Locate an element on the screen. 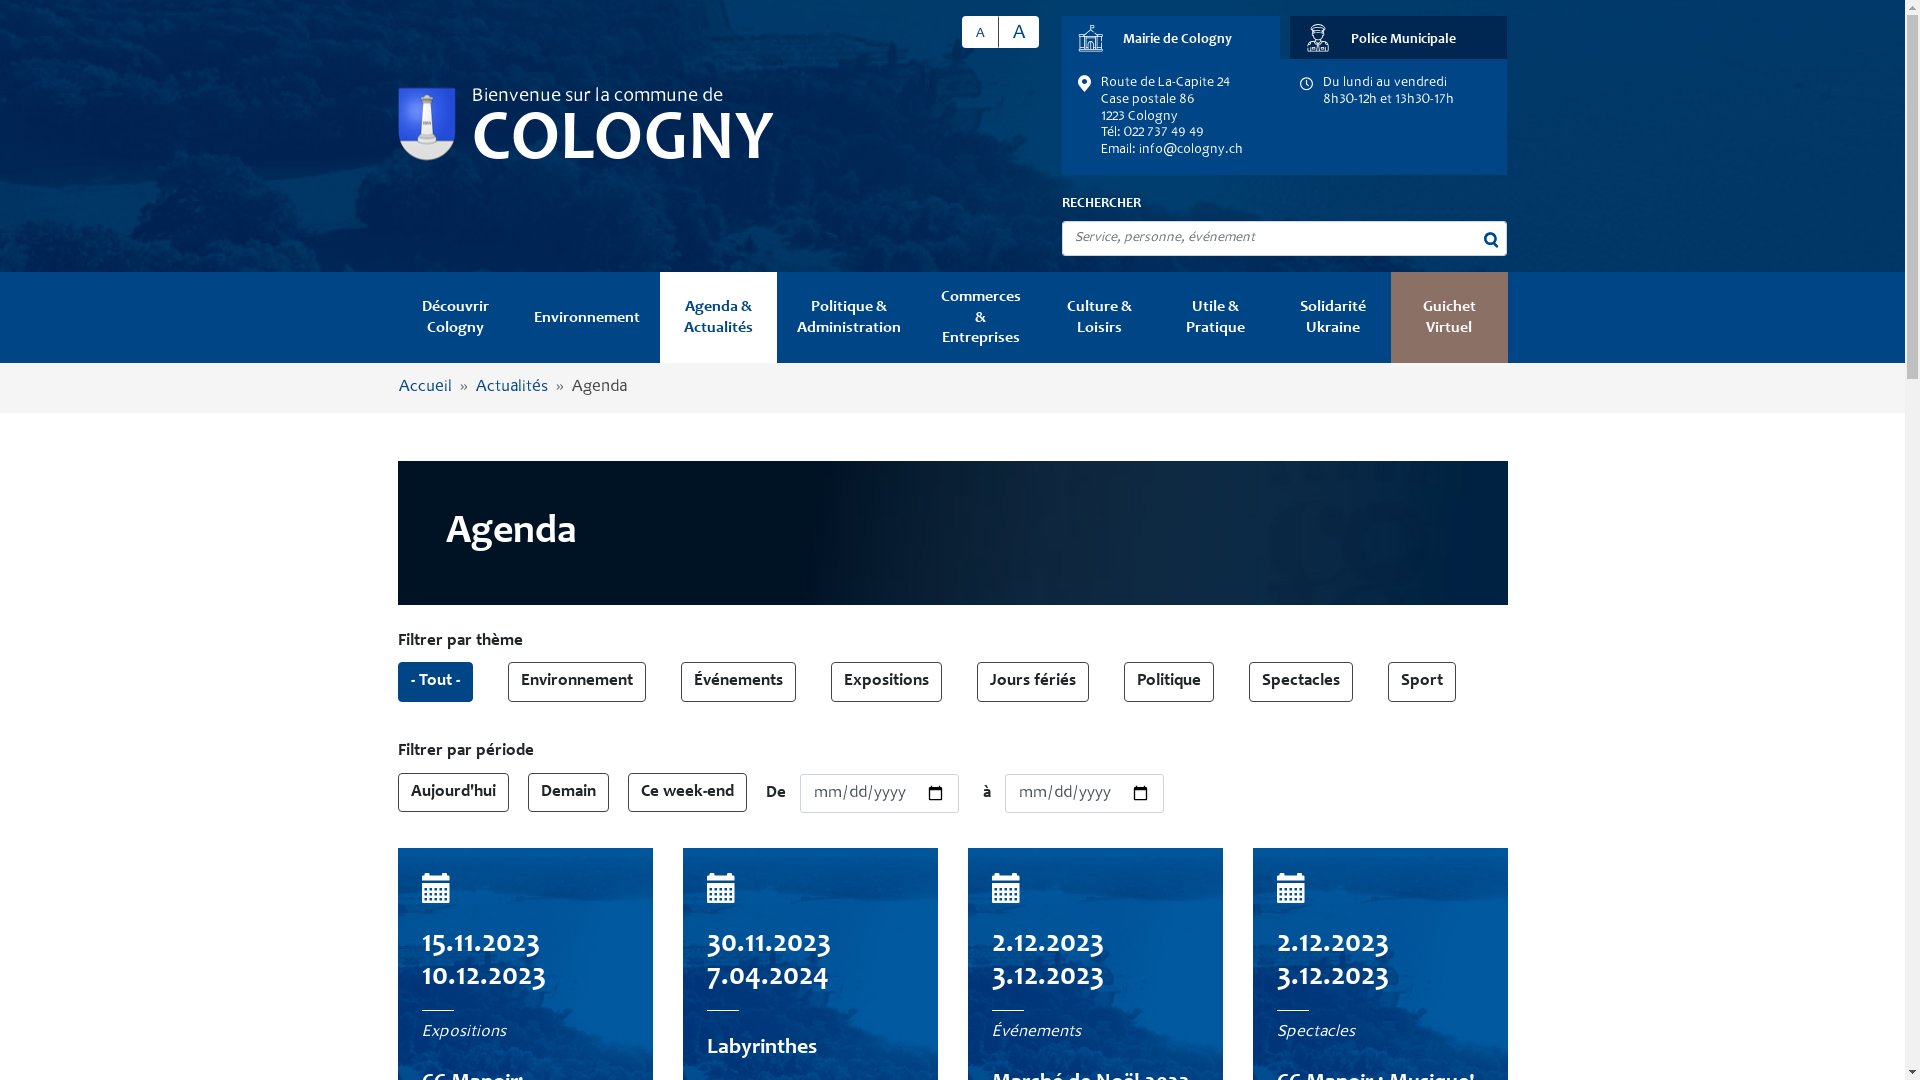 This screenshot has height=1080, width=1920. 'Utile & Pratique' is located at coordinates (1215, 316).